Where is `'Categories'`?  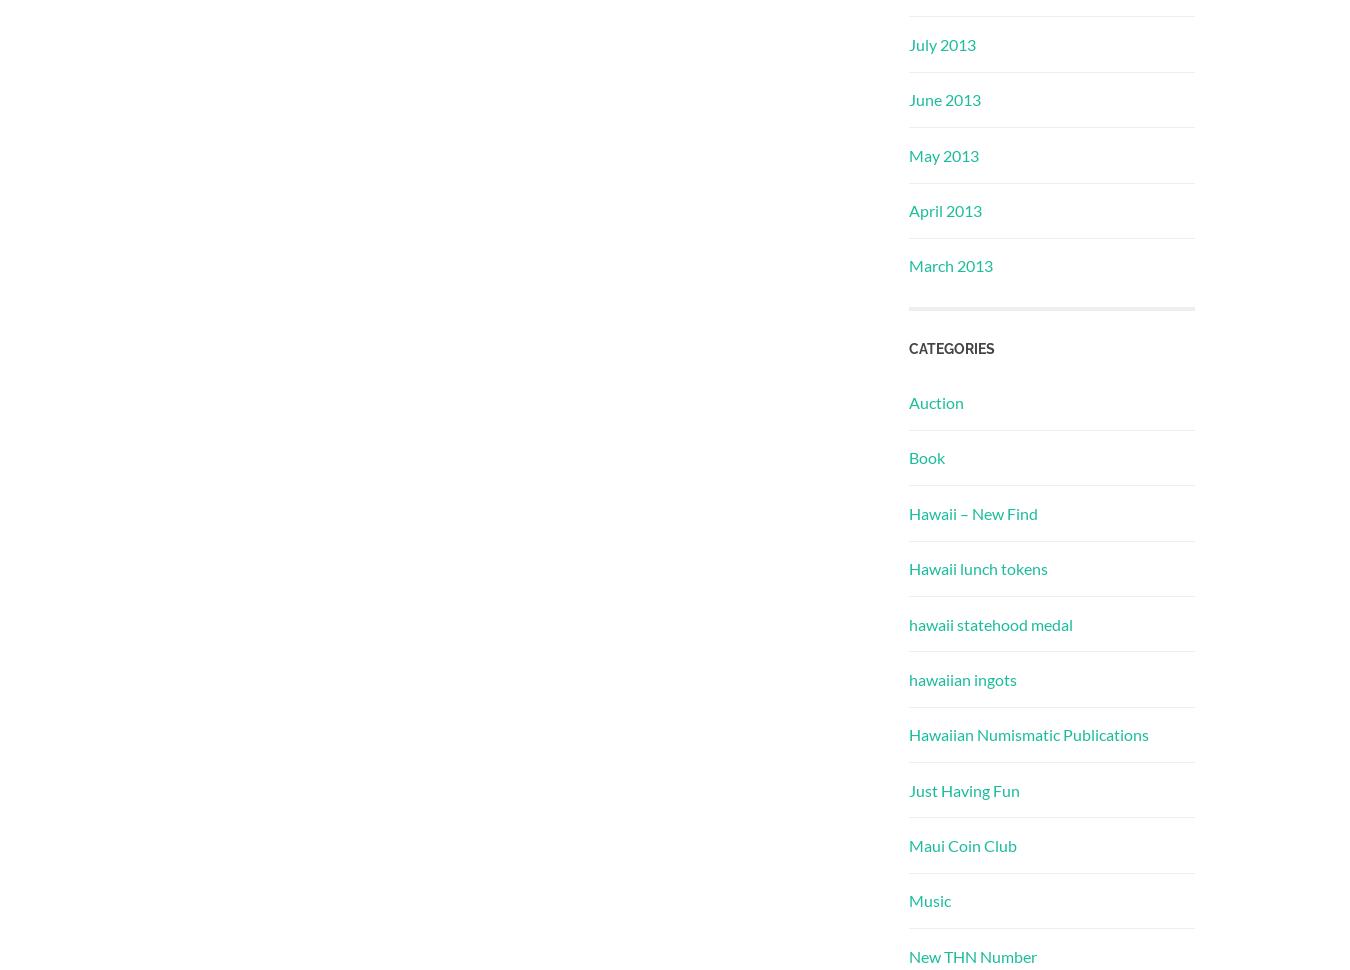 'Categories' is located at coordinates (951, 348).